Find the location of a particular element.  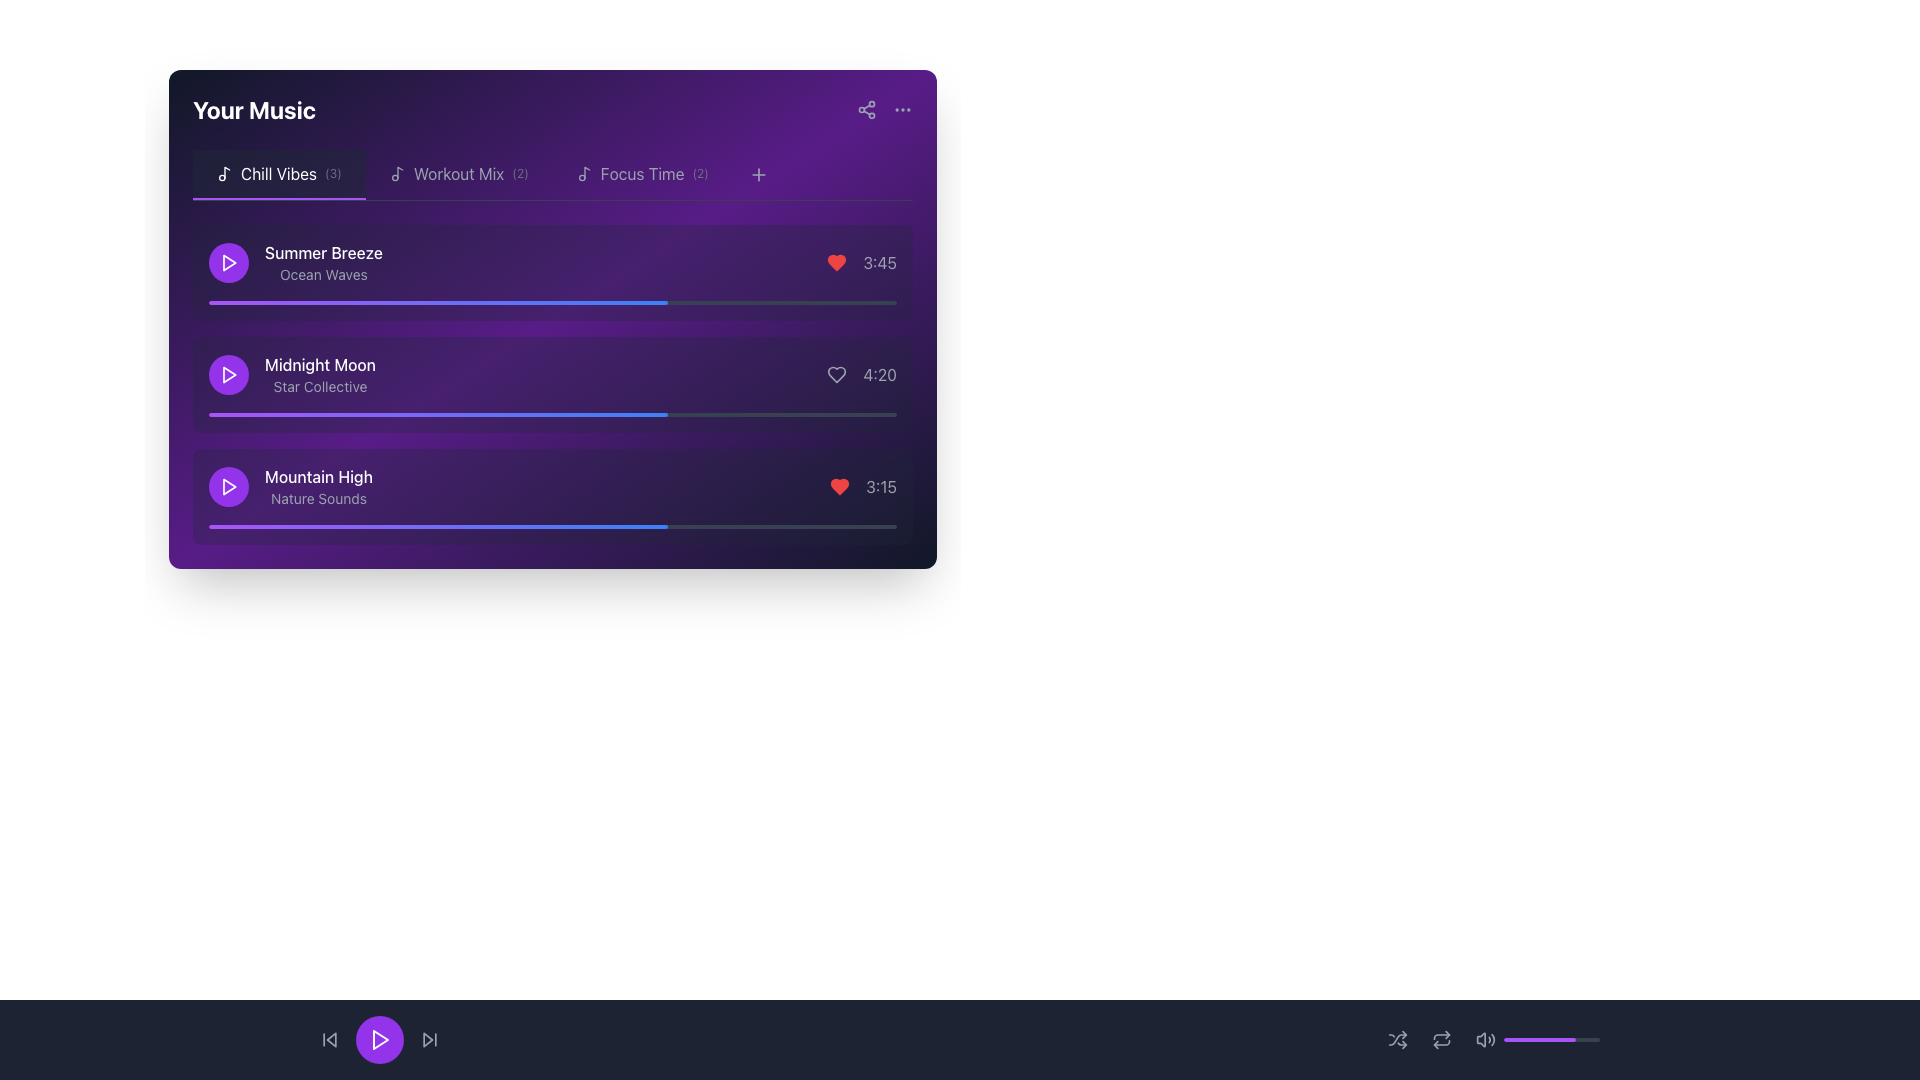

the progress indicator of the second track 'Midnight Moon' by 'Star Collective', which is a horizontal bar with a gradient background transitioning from purple to blue is located at coordinates (437, 414).